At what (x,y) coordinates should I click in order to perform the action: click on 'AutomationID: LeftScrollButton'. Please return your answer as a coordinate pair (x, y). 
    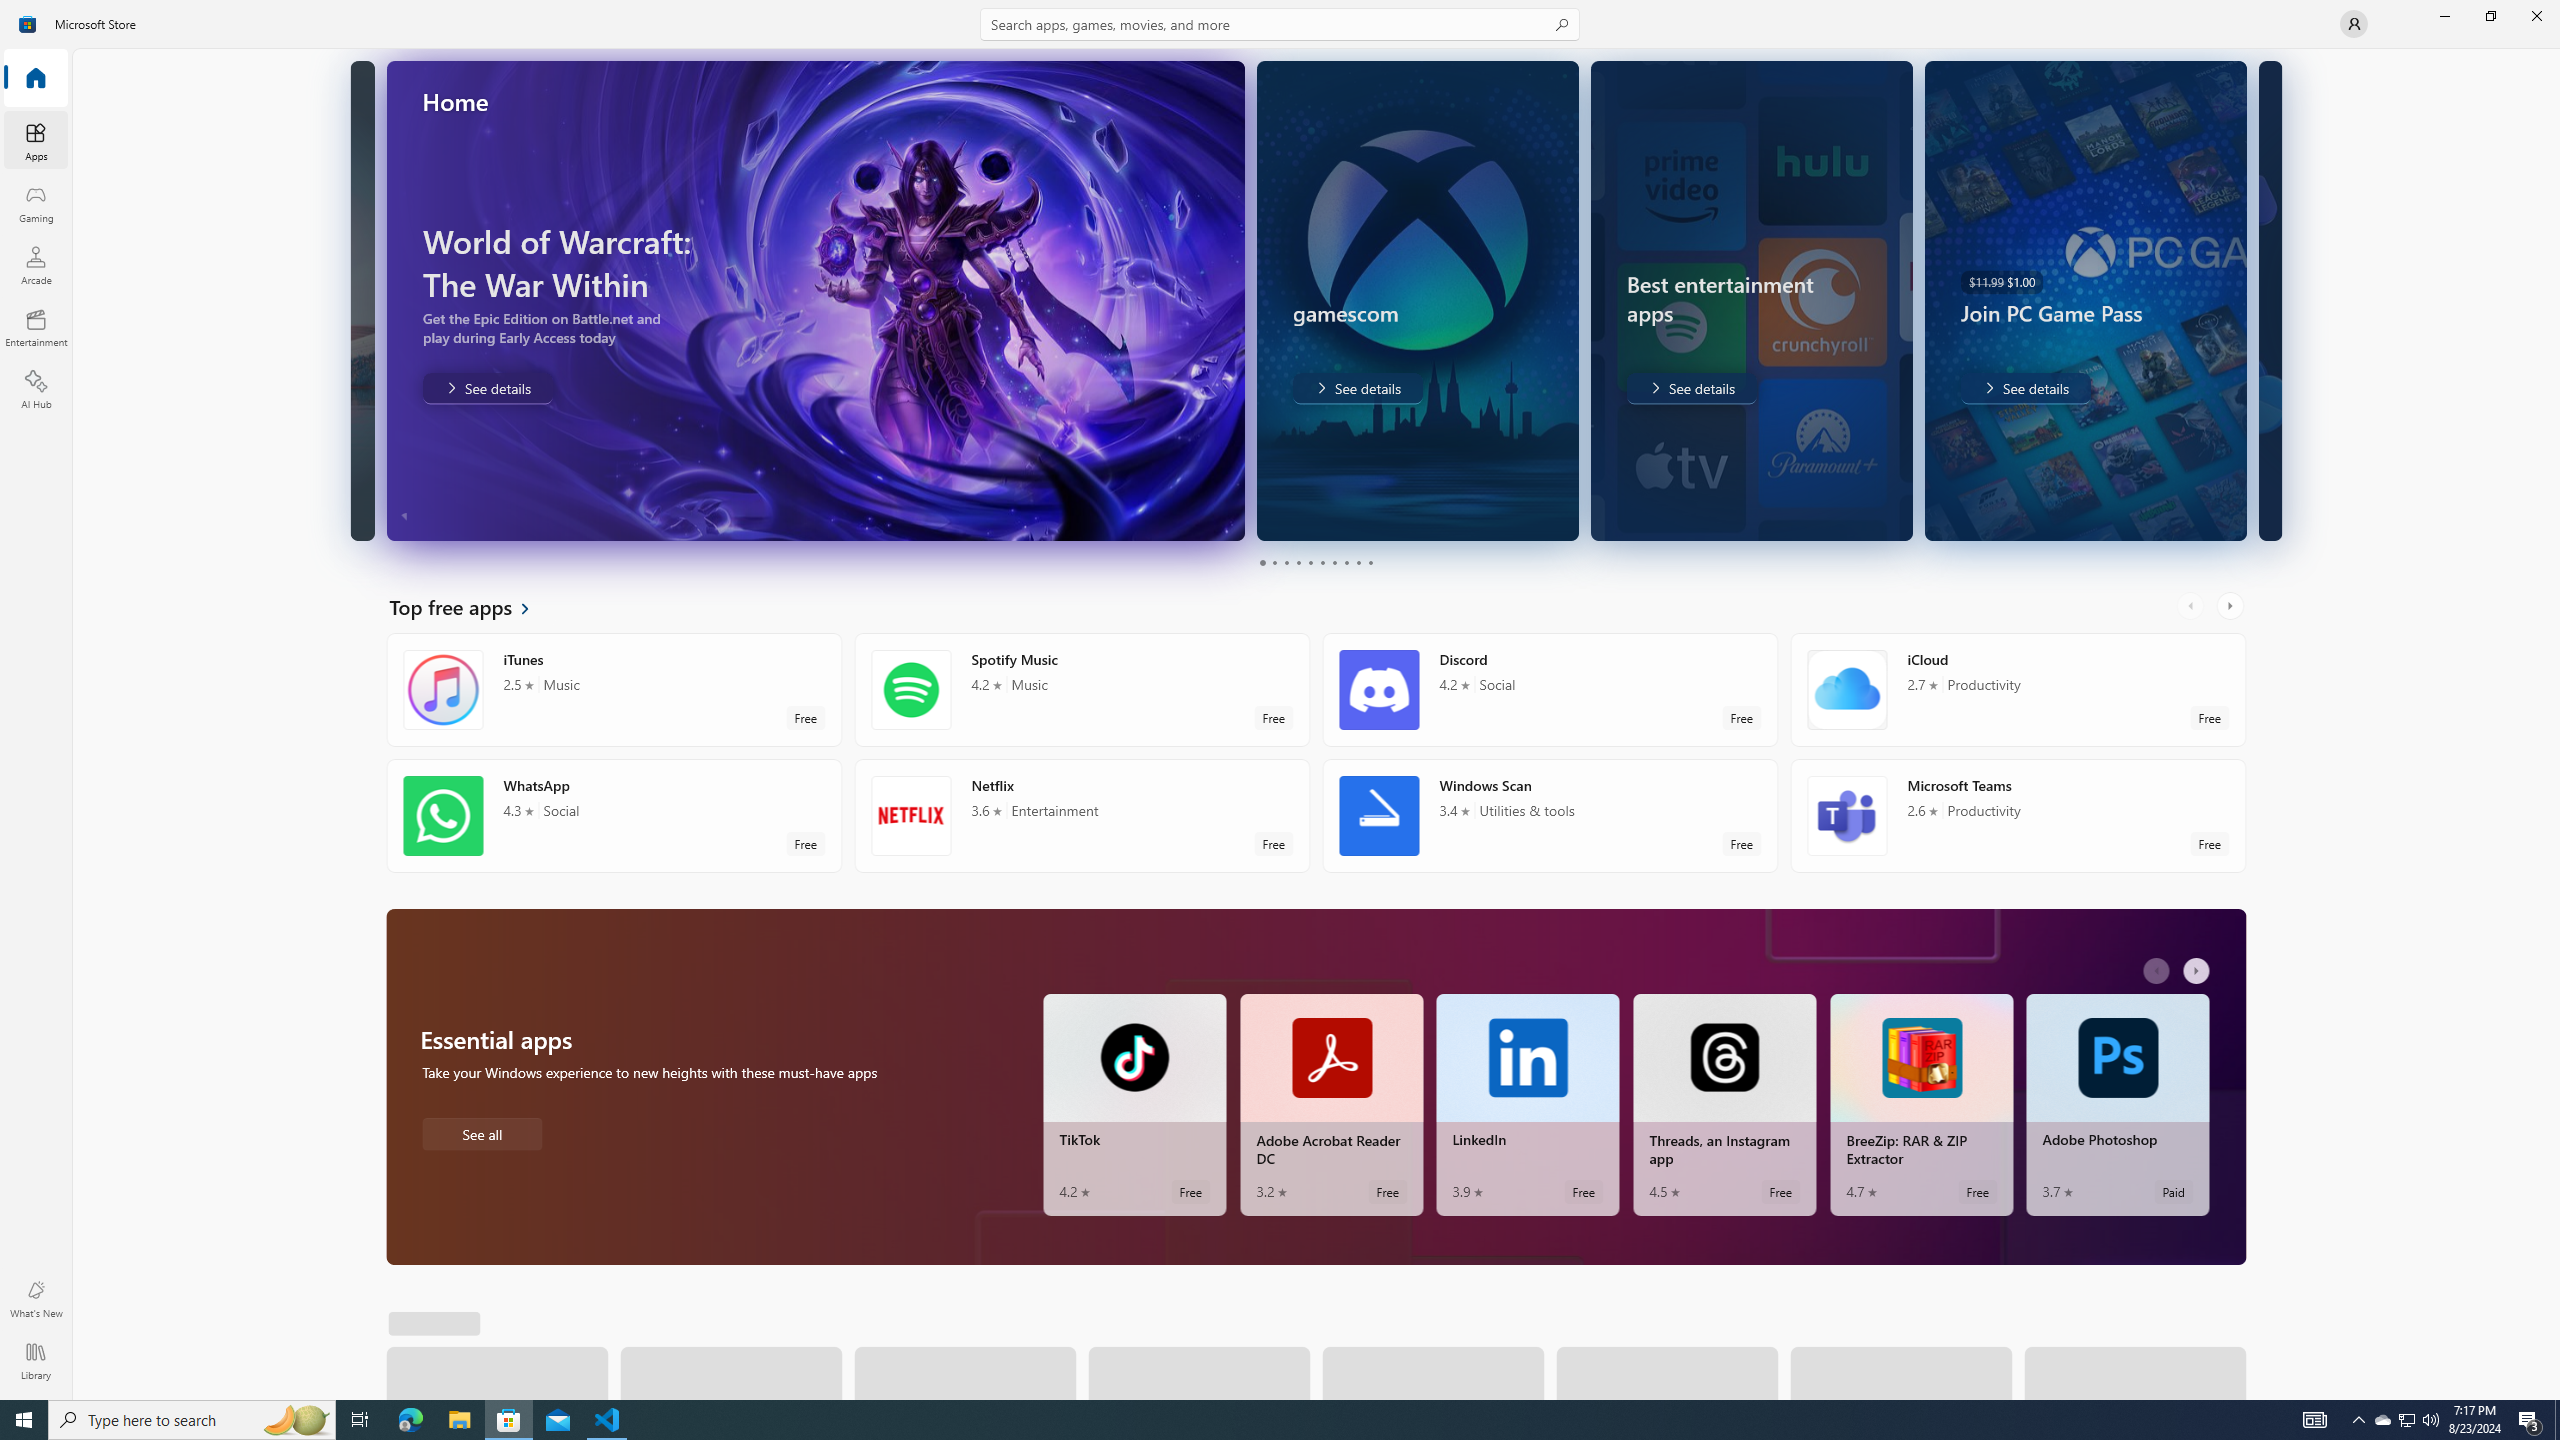
    Looking at the image, I should click on (2159, 969).